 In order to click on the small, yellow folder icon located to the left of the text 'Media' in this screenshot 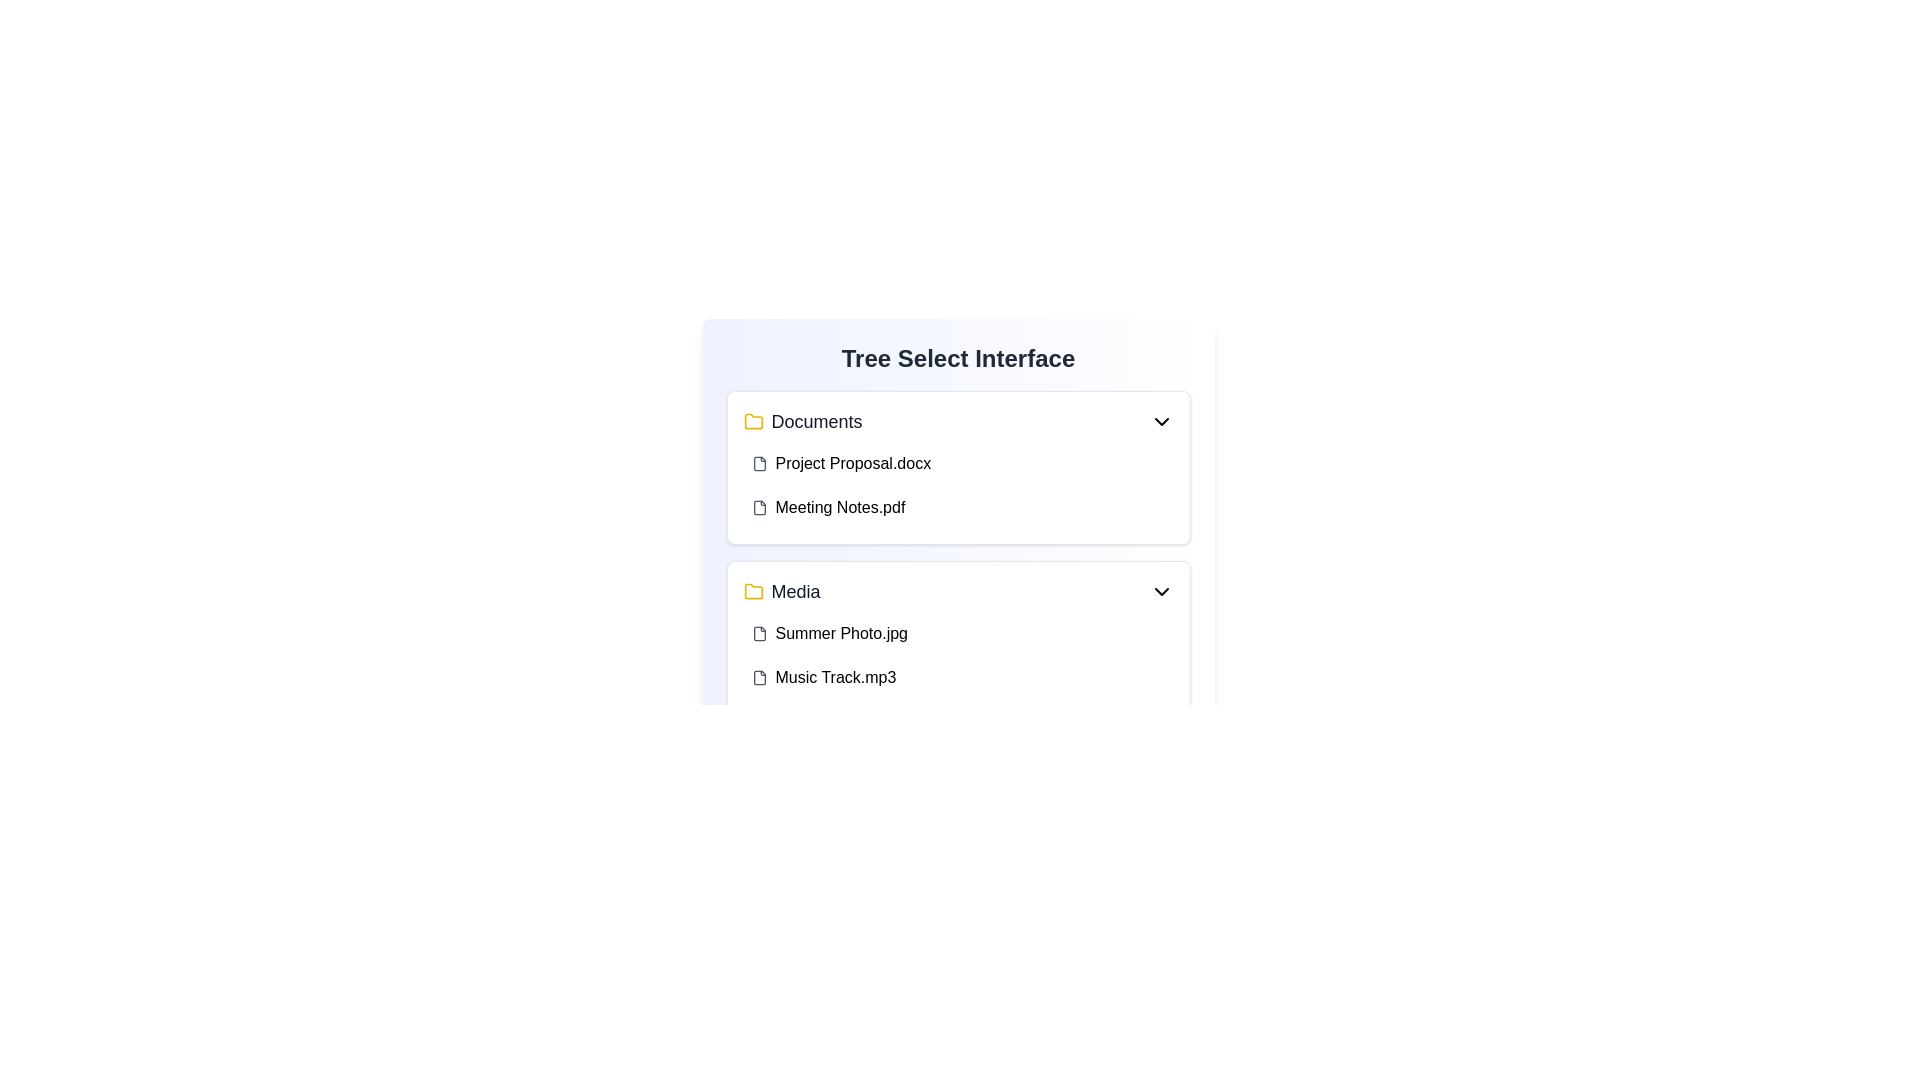, I will do `click(752, 590)`.